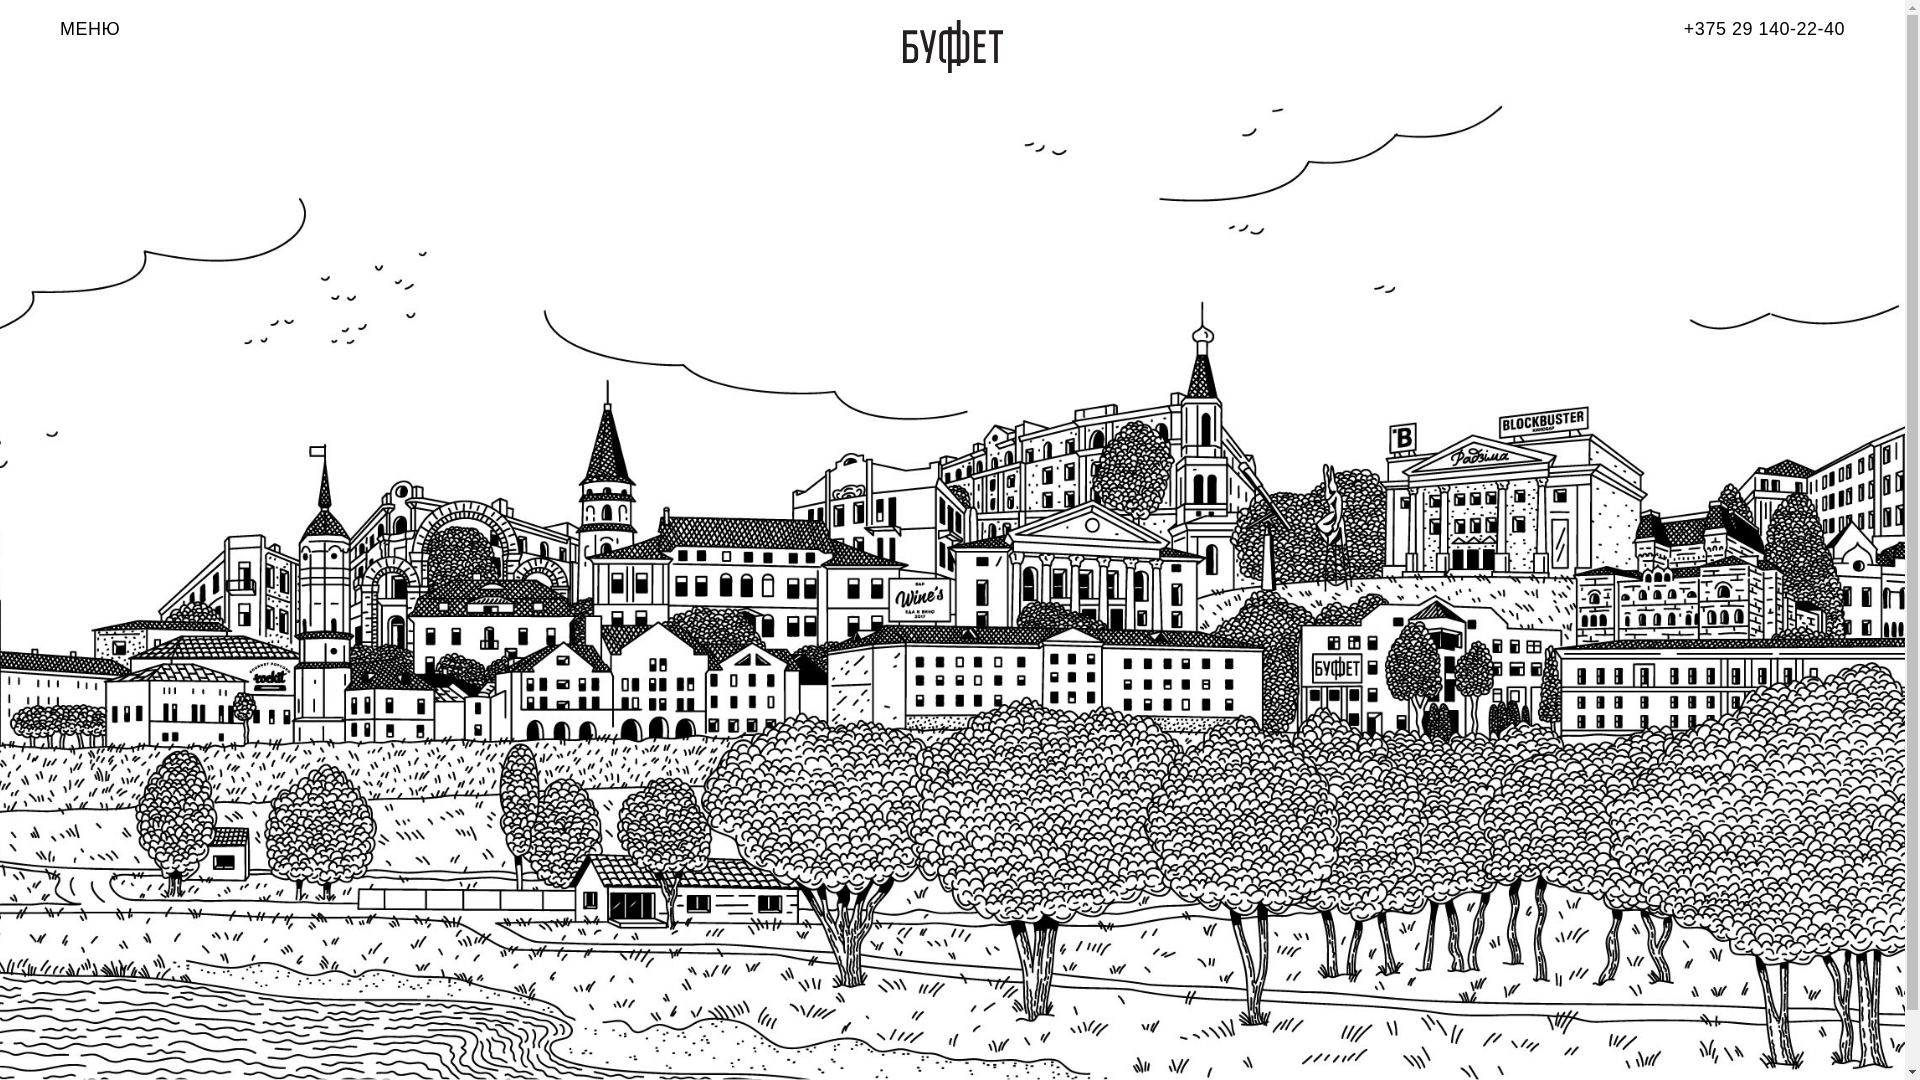  Describe the element at coordinates (1764, 29) in the screenshot. I see `'+375 29 140-22-40'` at that location.